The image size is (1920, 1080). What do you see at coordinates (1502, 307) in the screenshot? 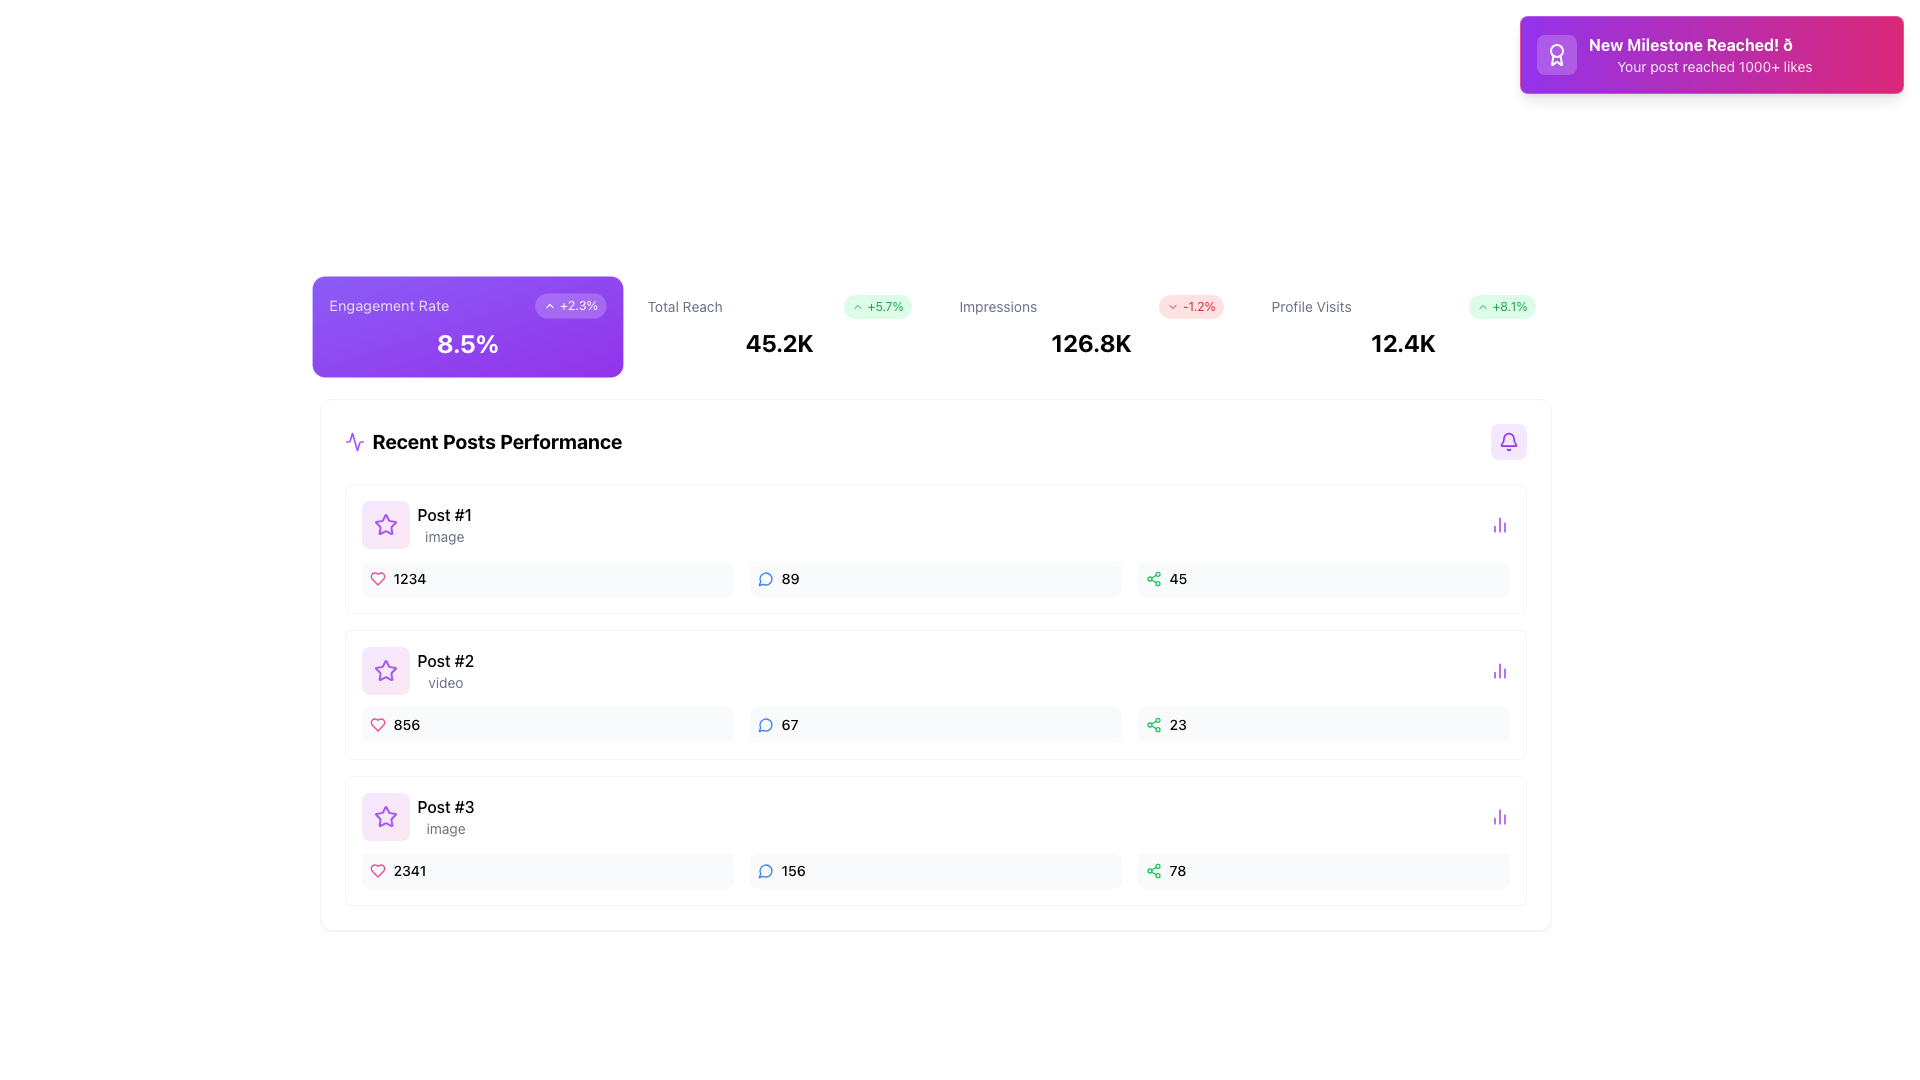
I see `the Status indicator with a green upward arrow and '+8.1%' text, located in the 'Profile Visits' section above '12.4K'` at bounding box center [1502, 307].